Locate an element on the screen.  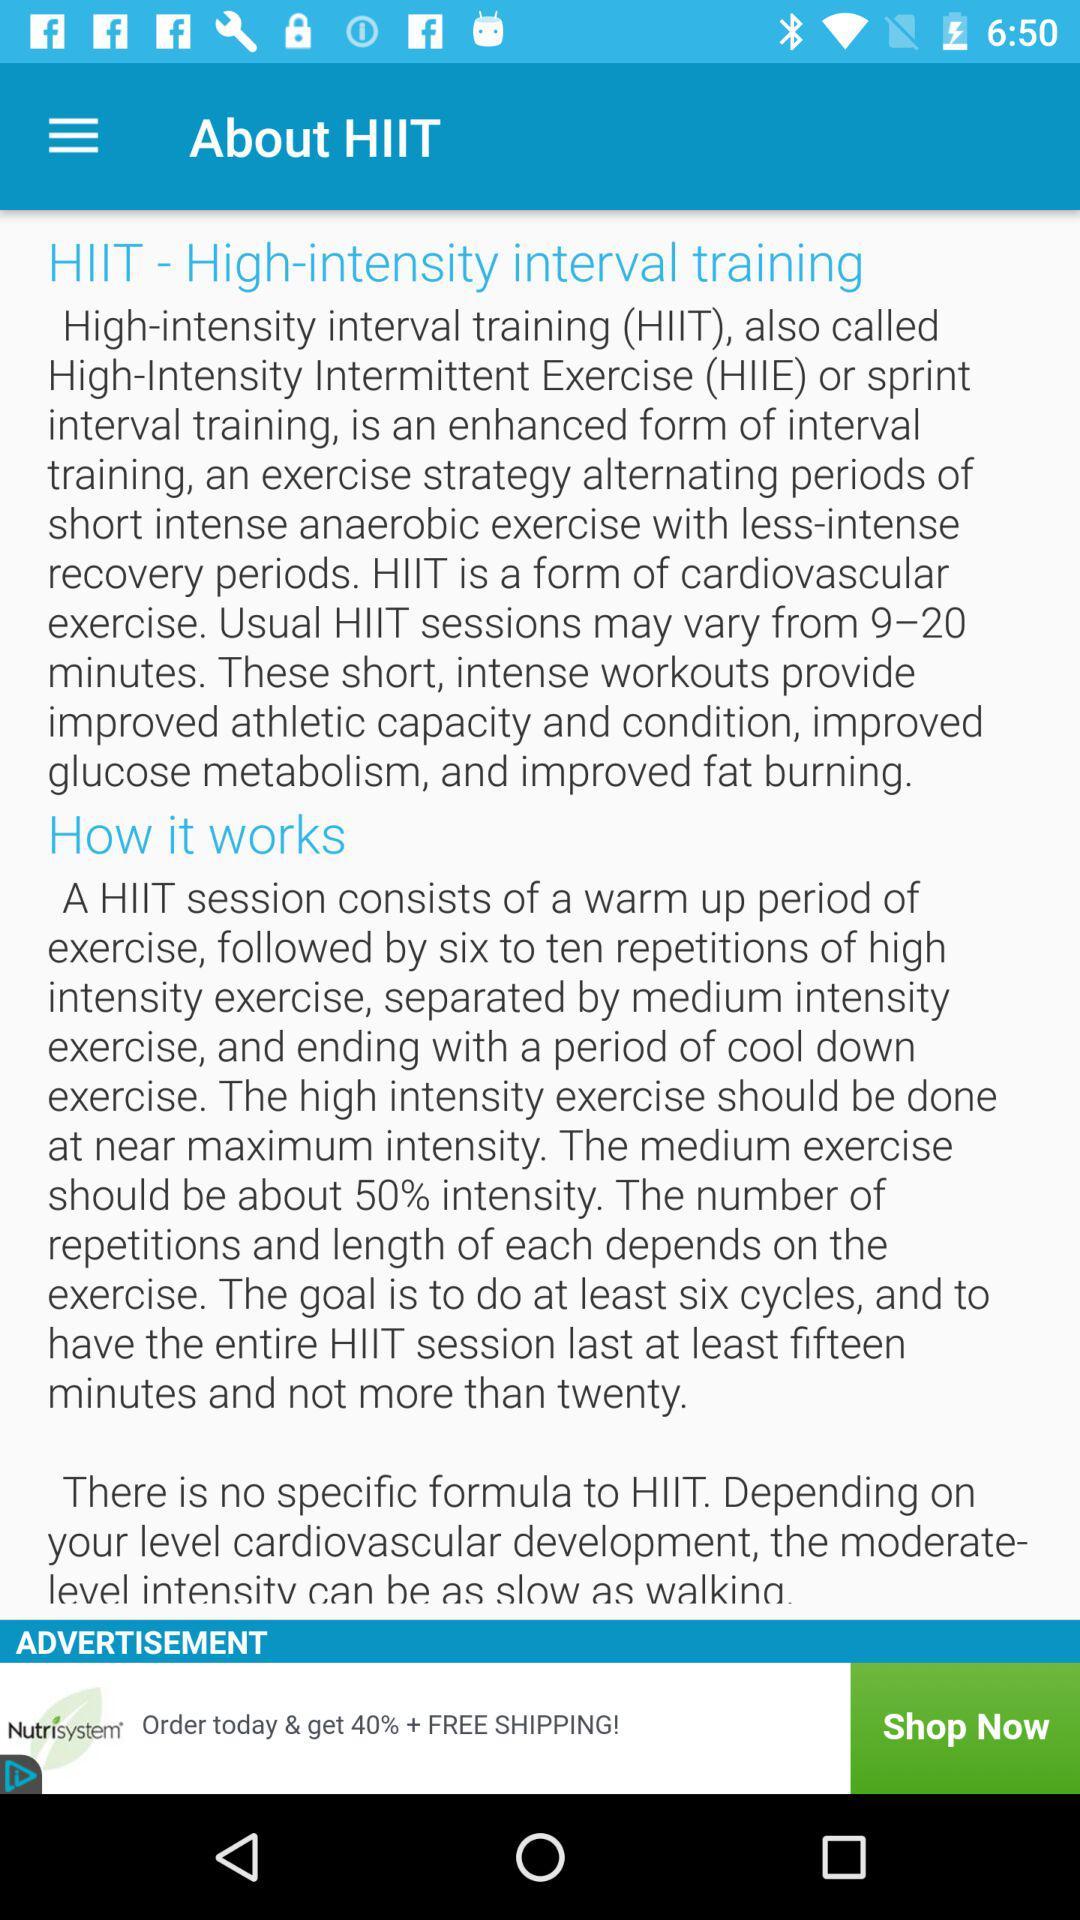
icon below the advertisement is located at coordinates (540, 1727).